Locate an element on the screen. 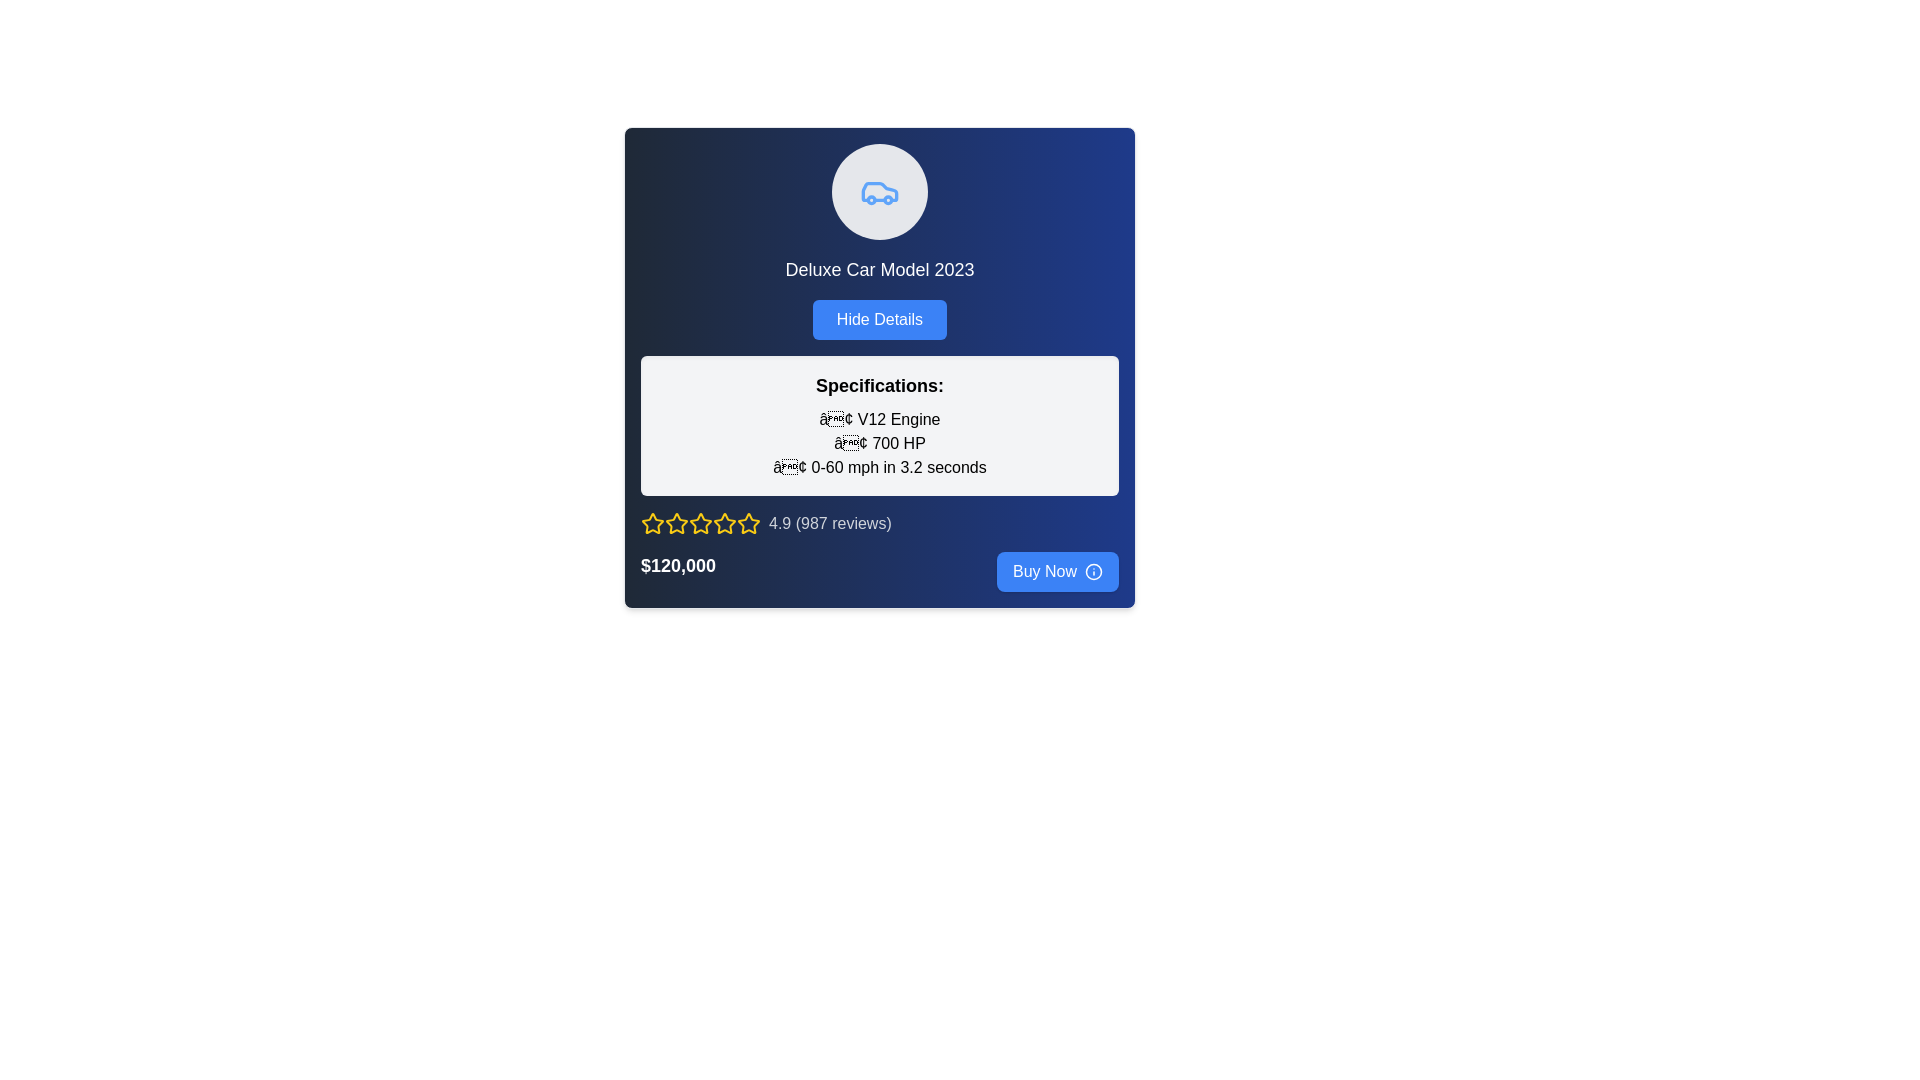 The width and height of the screenshot is (1920, 1080). the sixth hollow star icon with a yellow outline in the rating system is located at coordinates (723, 523).